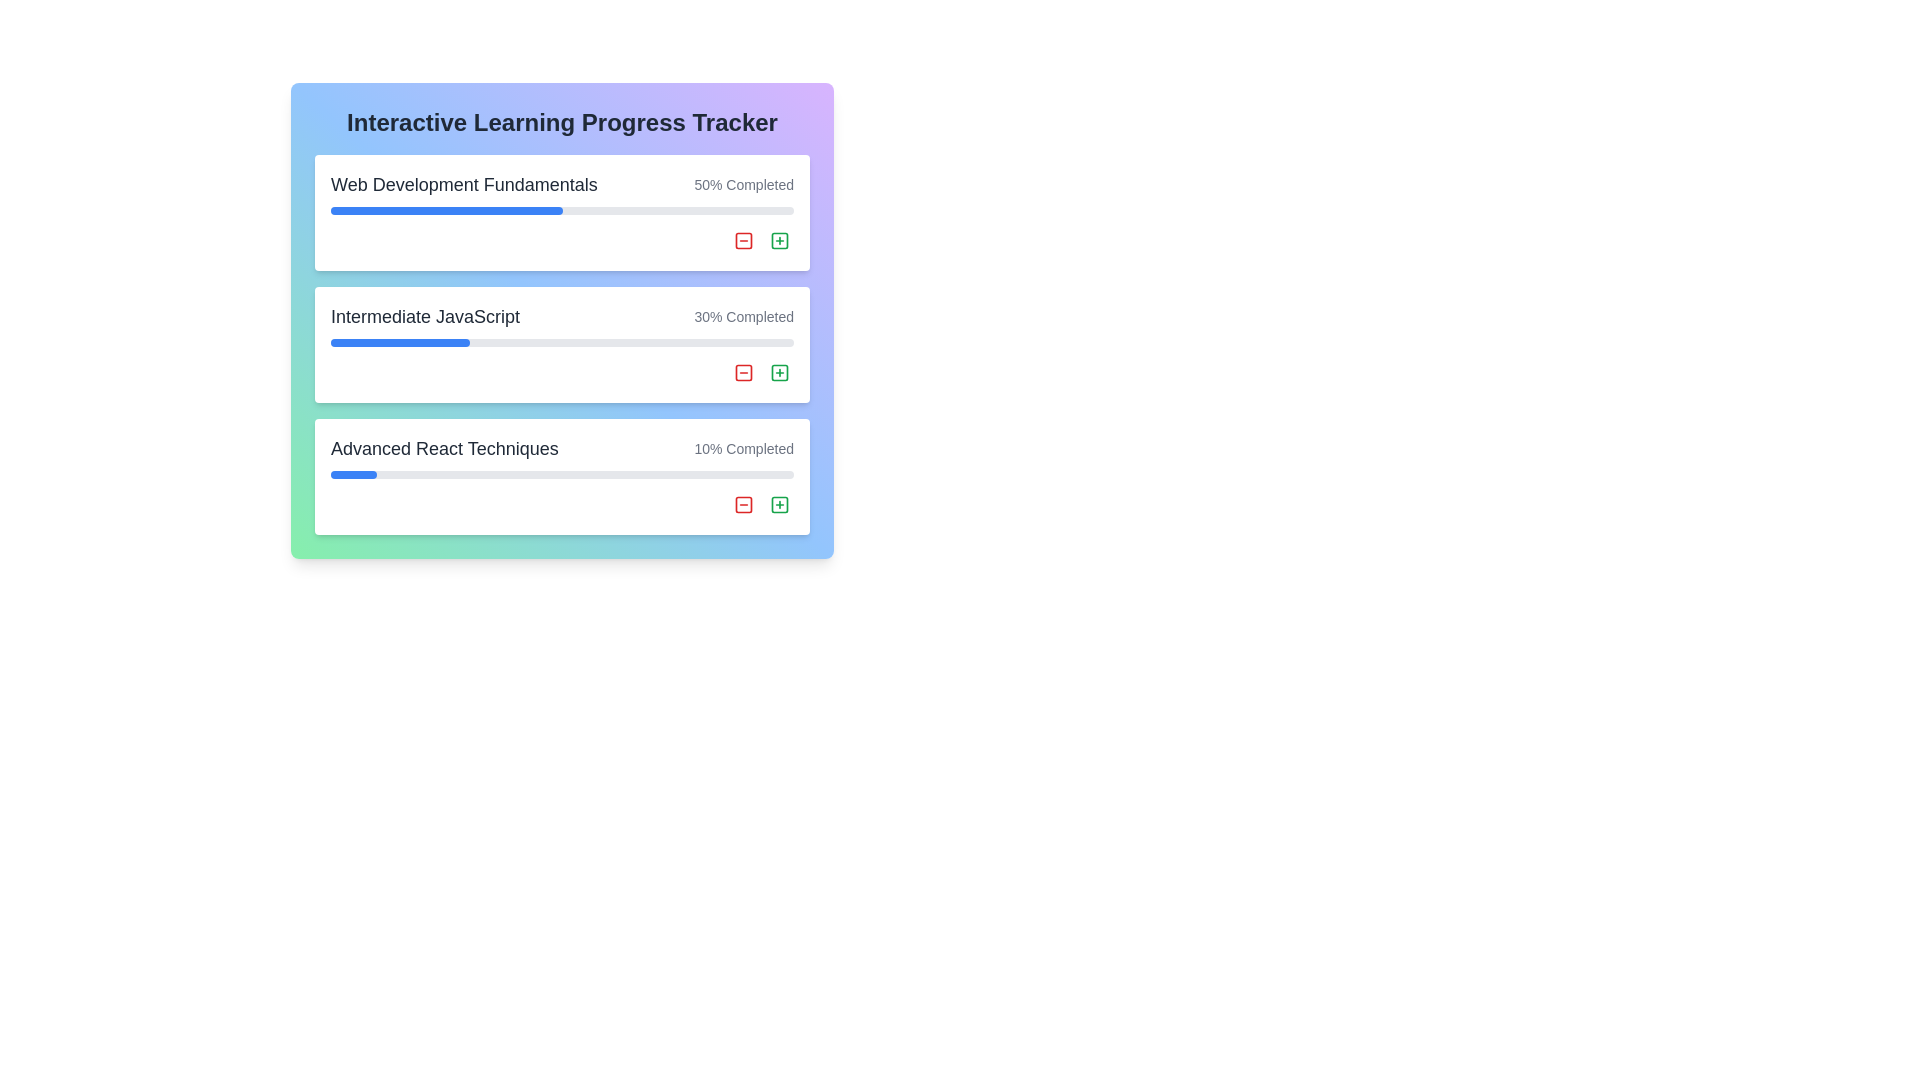  What do you see at coordinates (445, 211) in the screenshot?
I see `the Progress bar that visually represents the task completion for 'Web Development Fundamentals' which is currently at 50% completion` at bounding box center [445, 211].